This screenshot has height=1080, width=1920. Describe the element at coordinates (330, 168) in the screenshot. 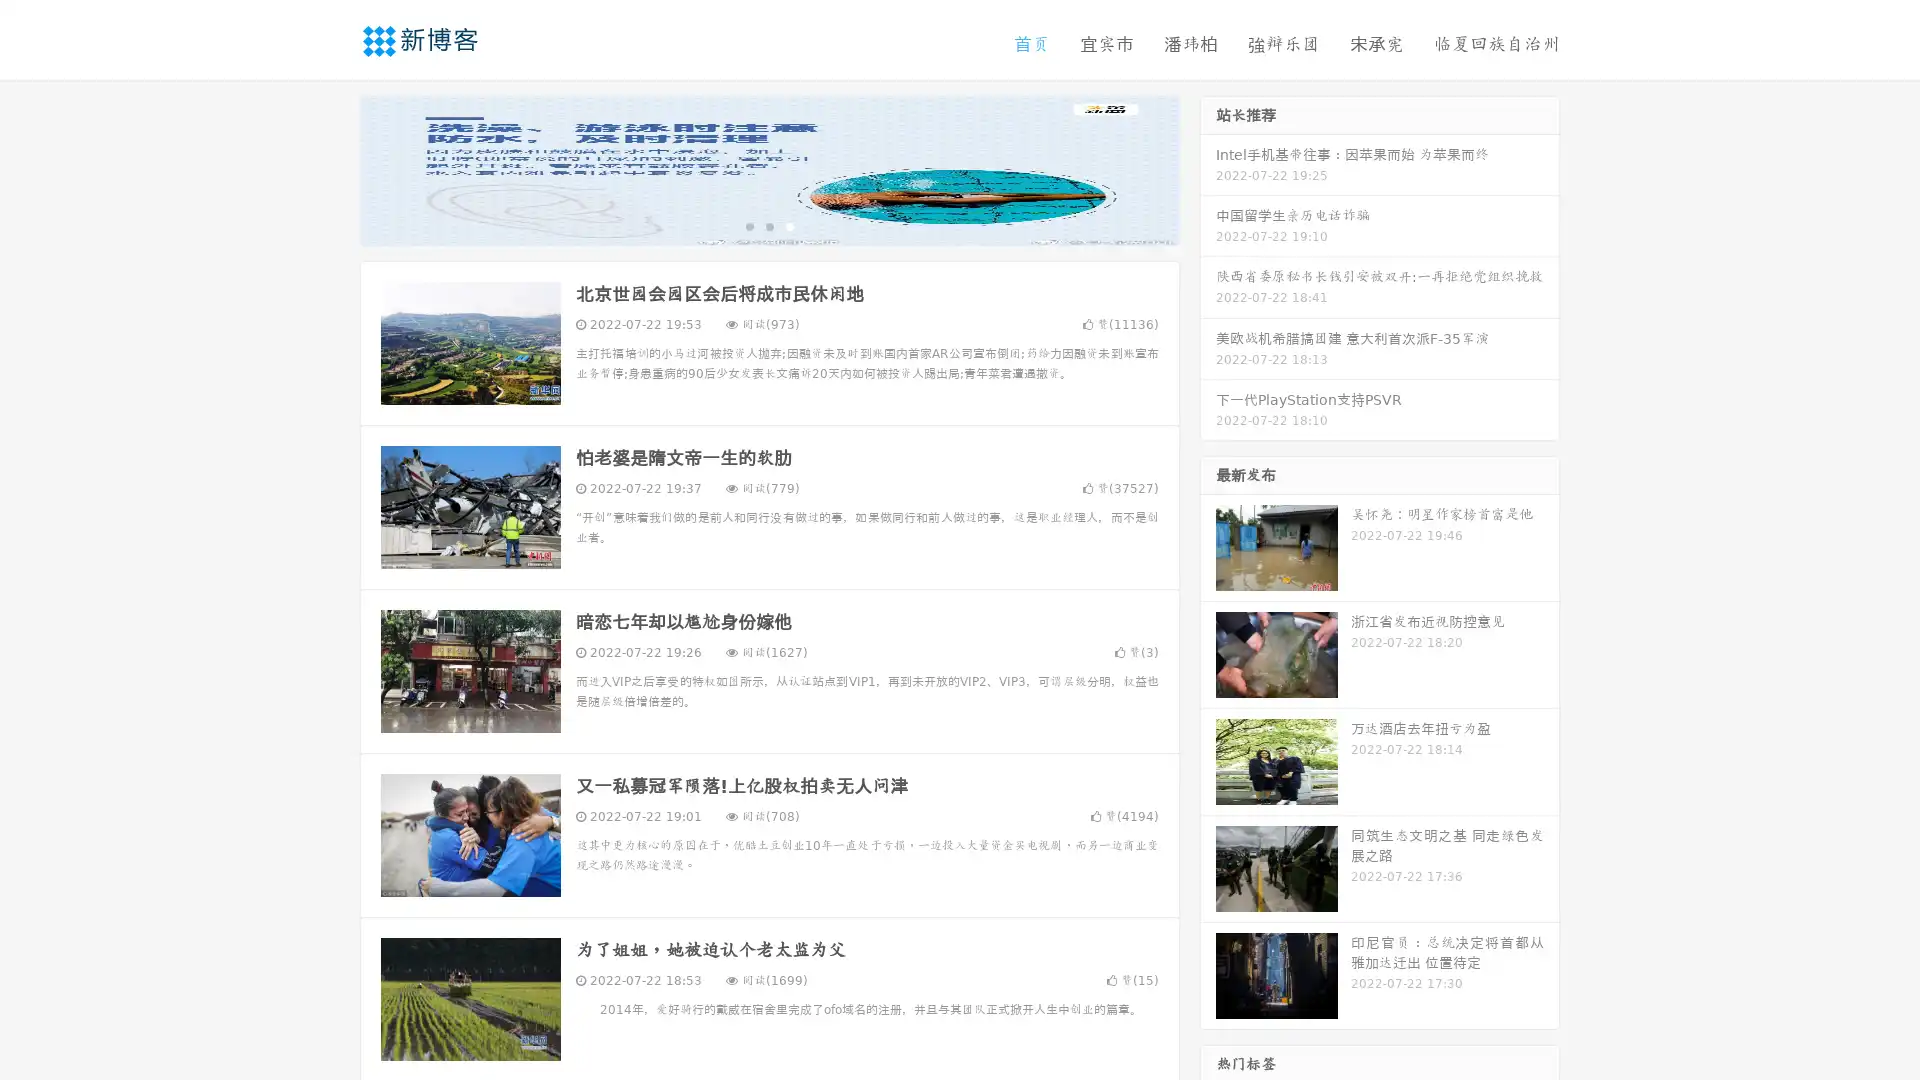

I see `Previous slide` at that location.